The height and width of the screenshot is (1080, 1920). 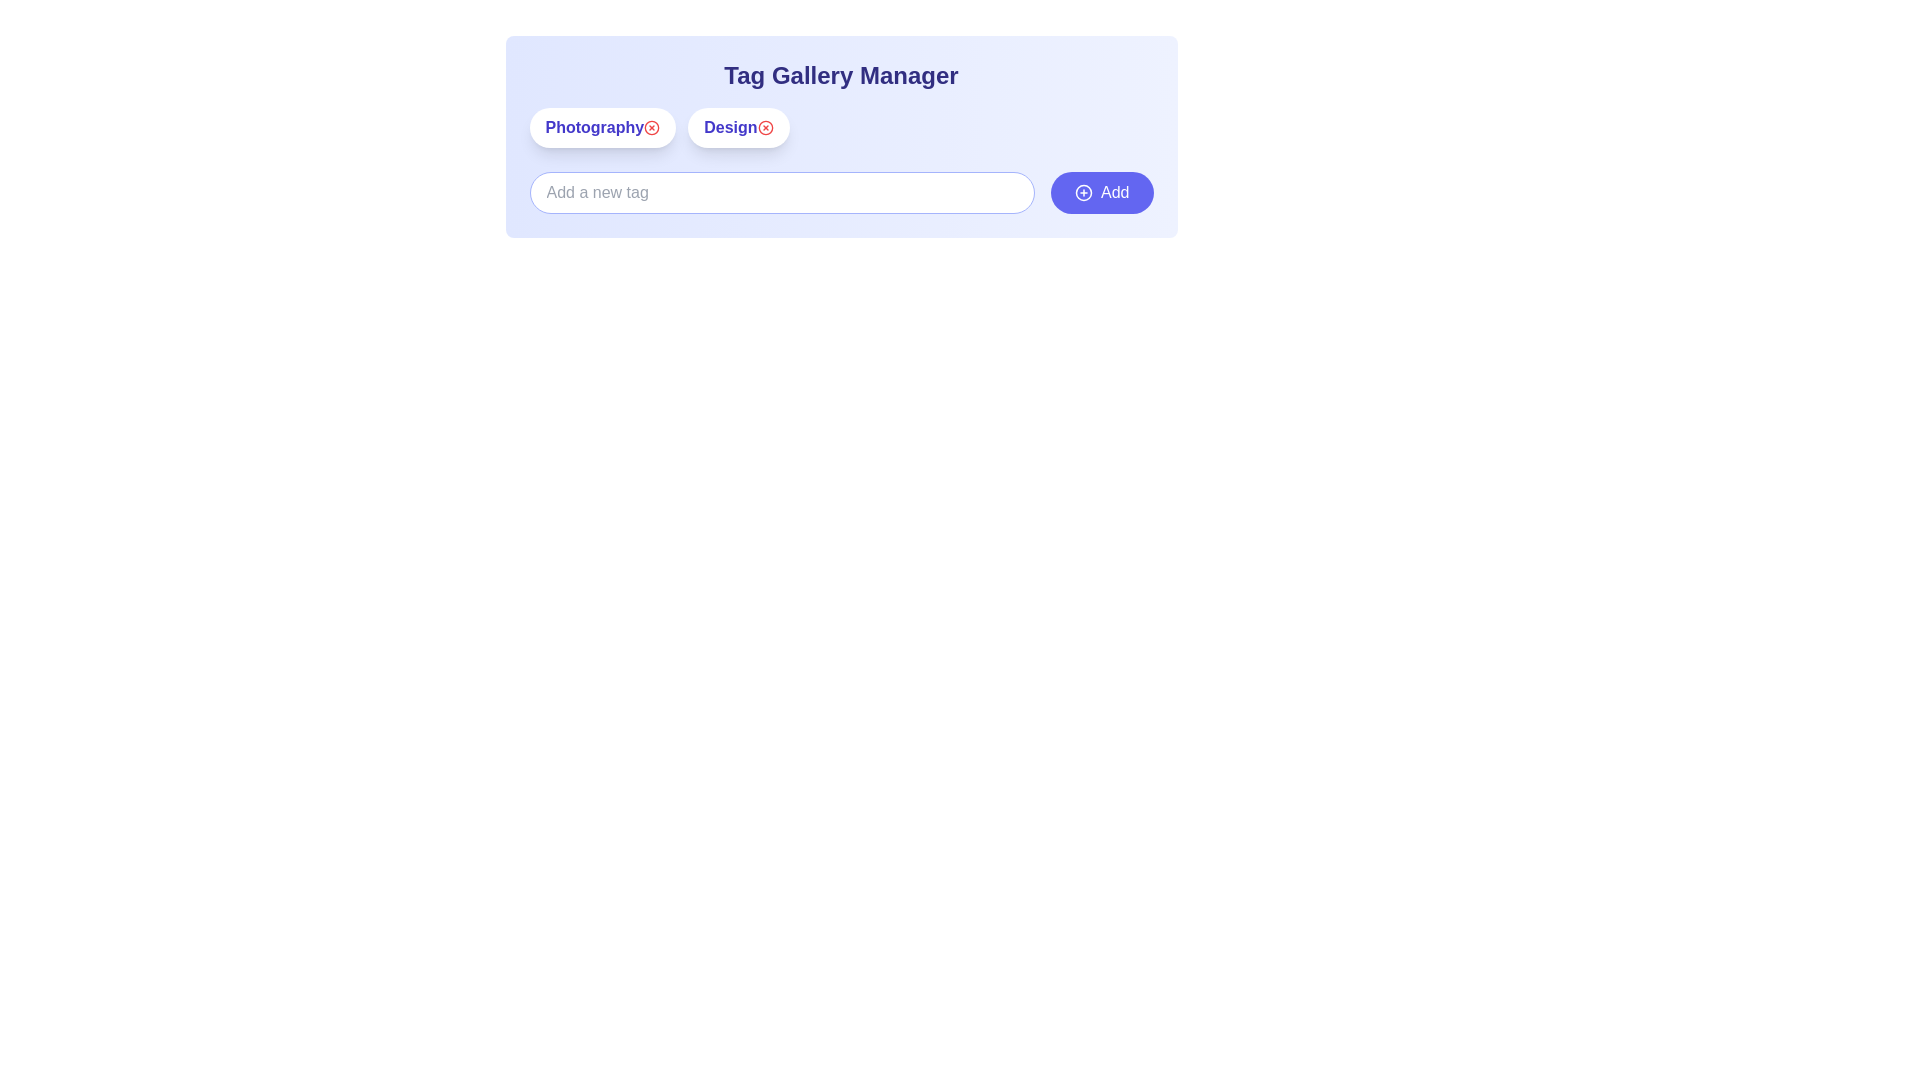 What do you see at coordinates (729, 127) in the screenshot?
I see `the text label displaying 'Design' in a bold indigo-colored font, which is positioned within a pill-shaped button below the heading 'Tag Gallery Manager'` at bounding box center [729, 127].